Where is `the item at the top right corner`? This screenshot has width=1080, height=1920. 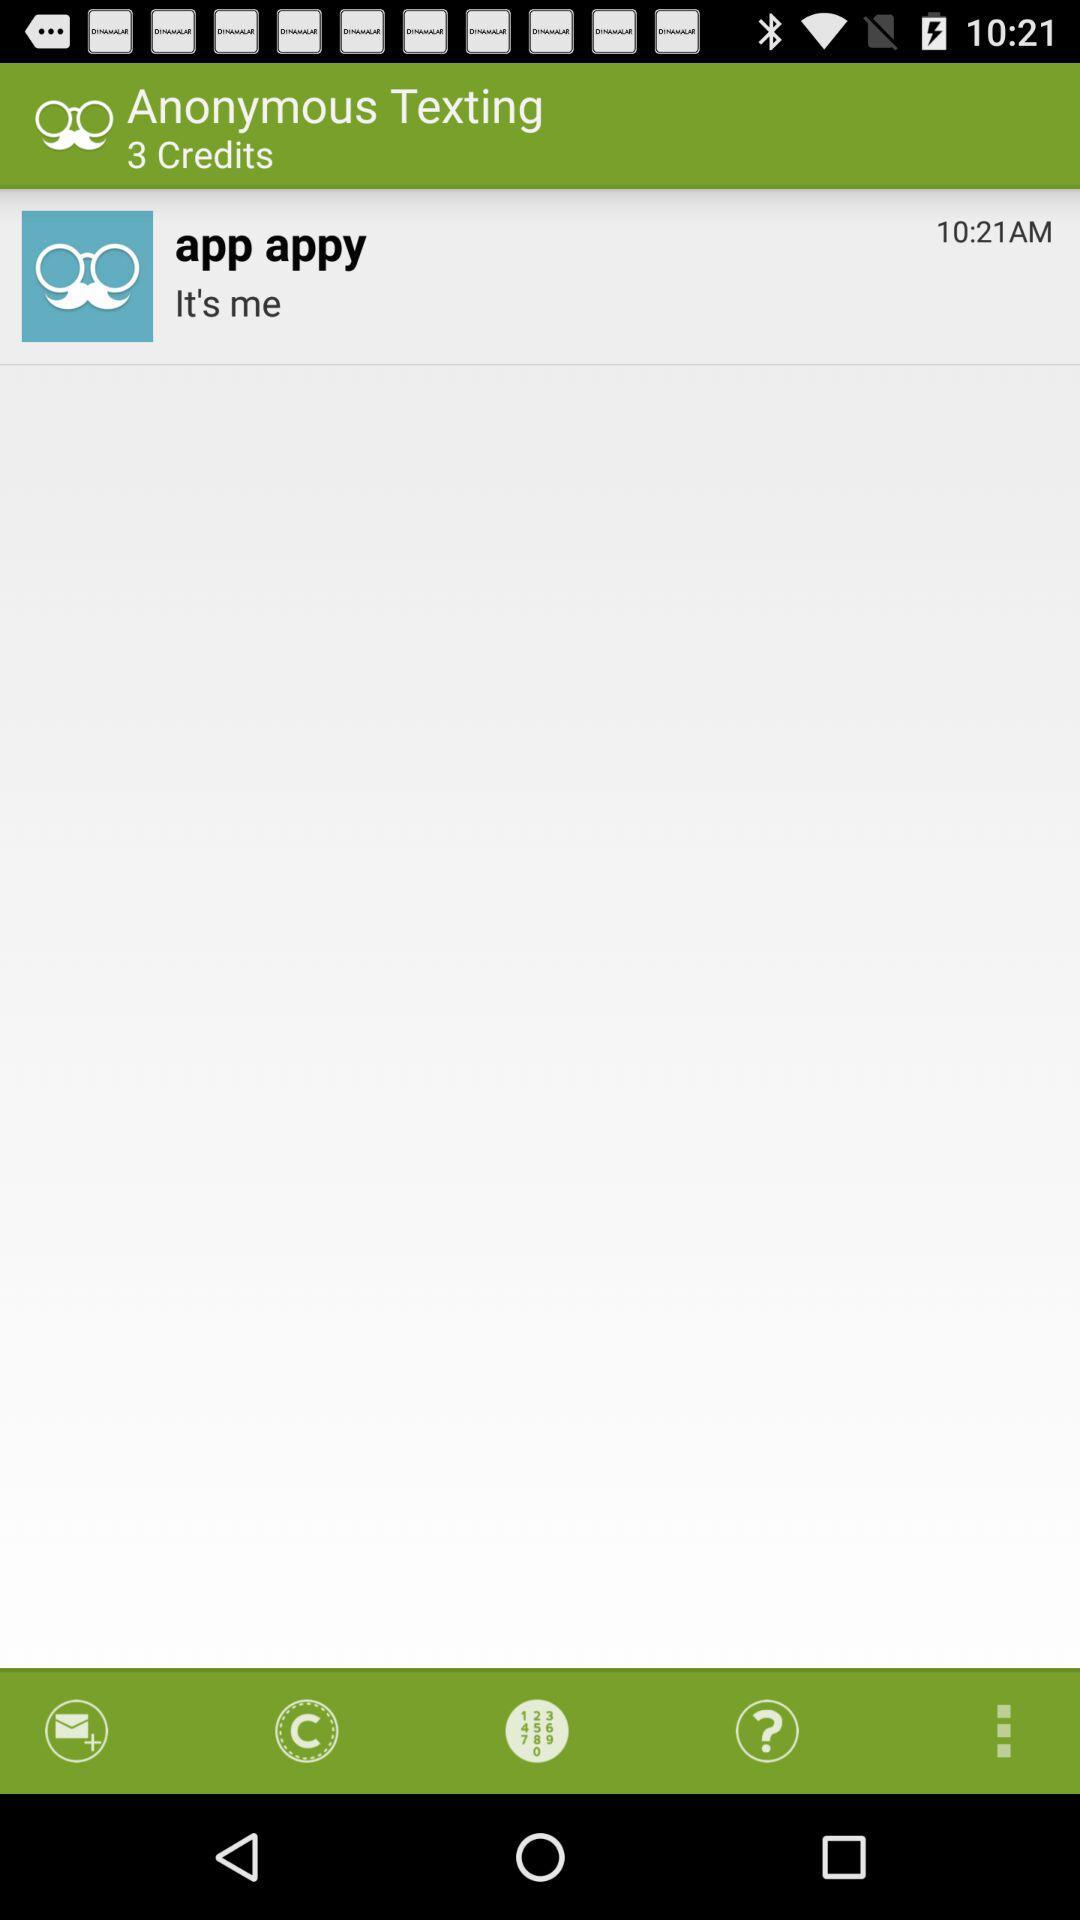 the item at the top right corner is located at coordinates (994, 226).